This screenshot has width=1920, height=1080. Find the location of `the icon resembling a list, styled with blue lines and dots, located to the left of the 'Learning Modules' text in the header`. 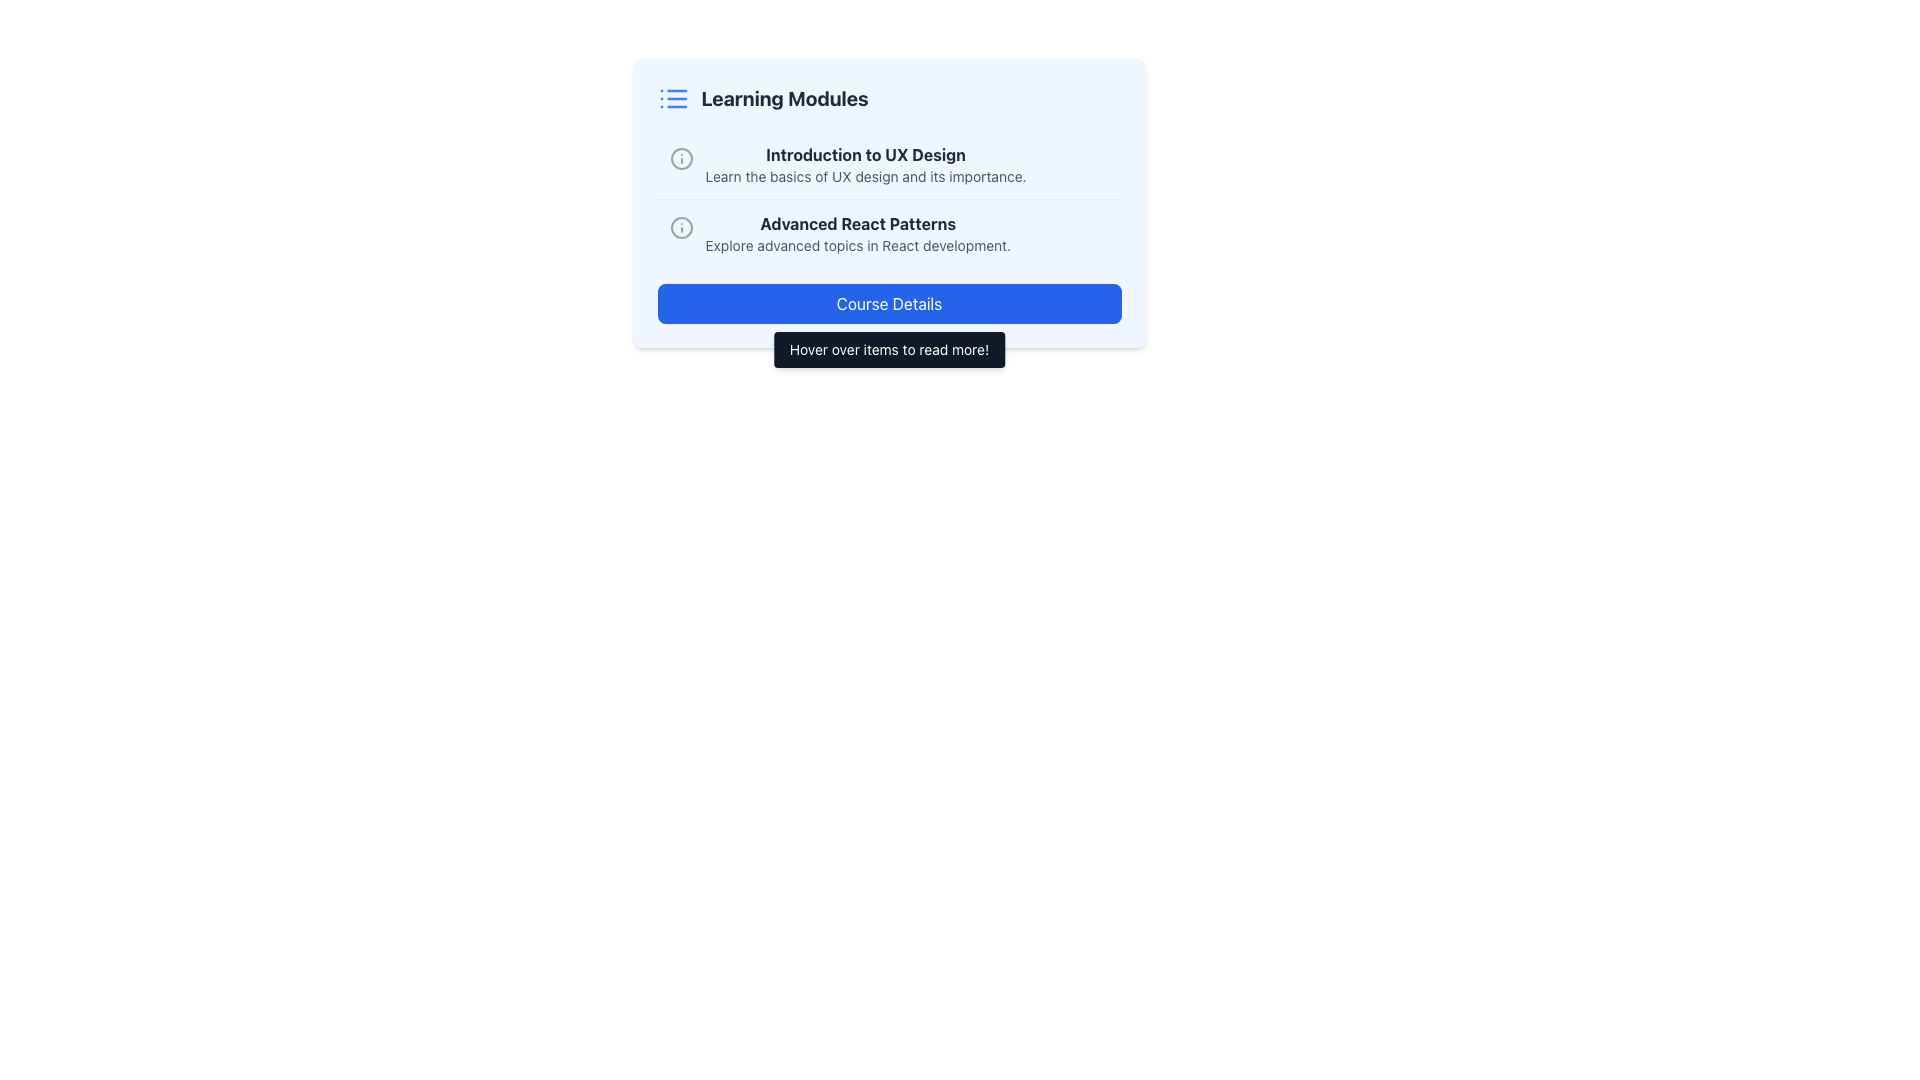

the icon resembling a list, styled with blue lines and dots, located to the left of the 'Learning Modules' text in the header is located at coordinates (673, 99).